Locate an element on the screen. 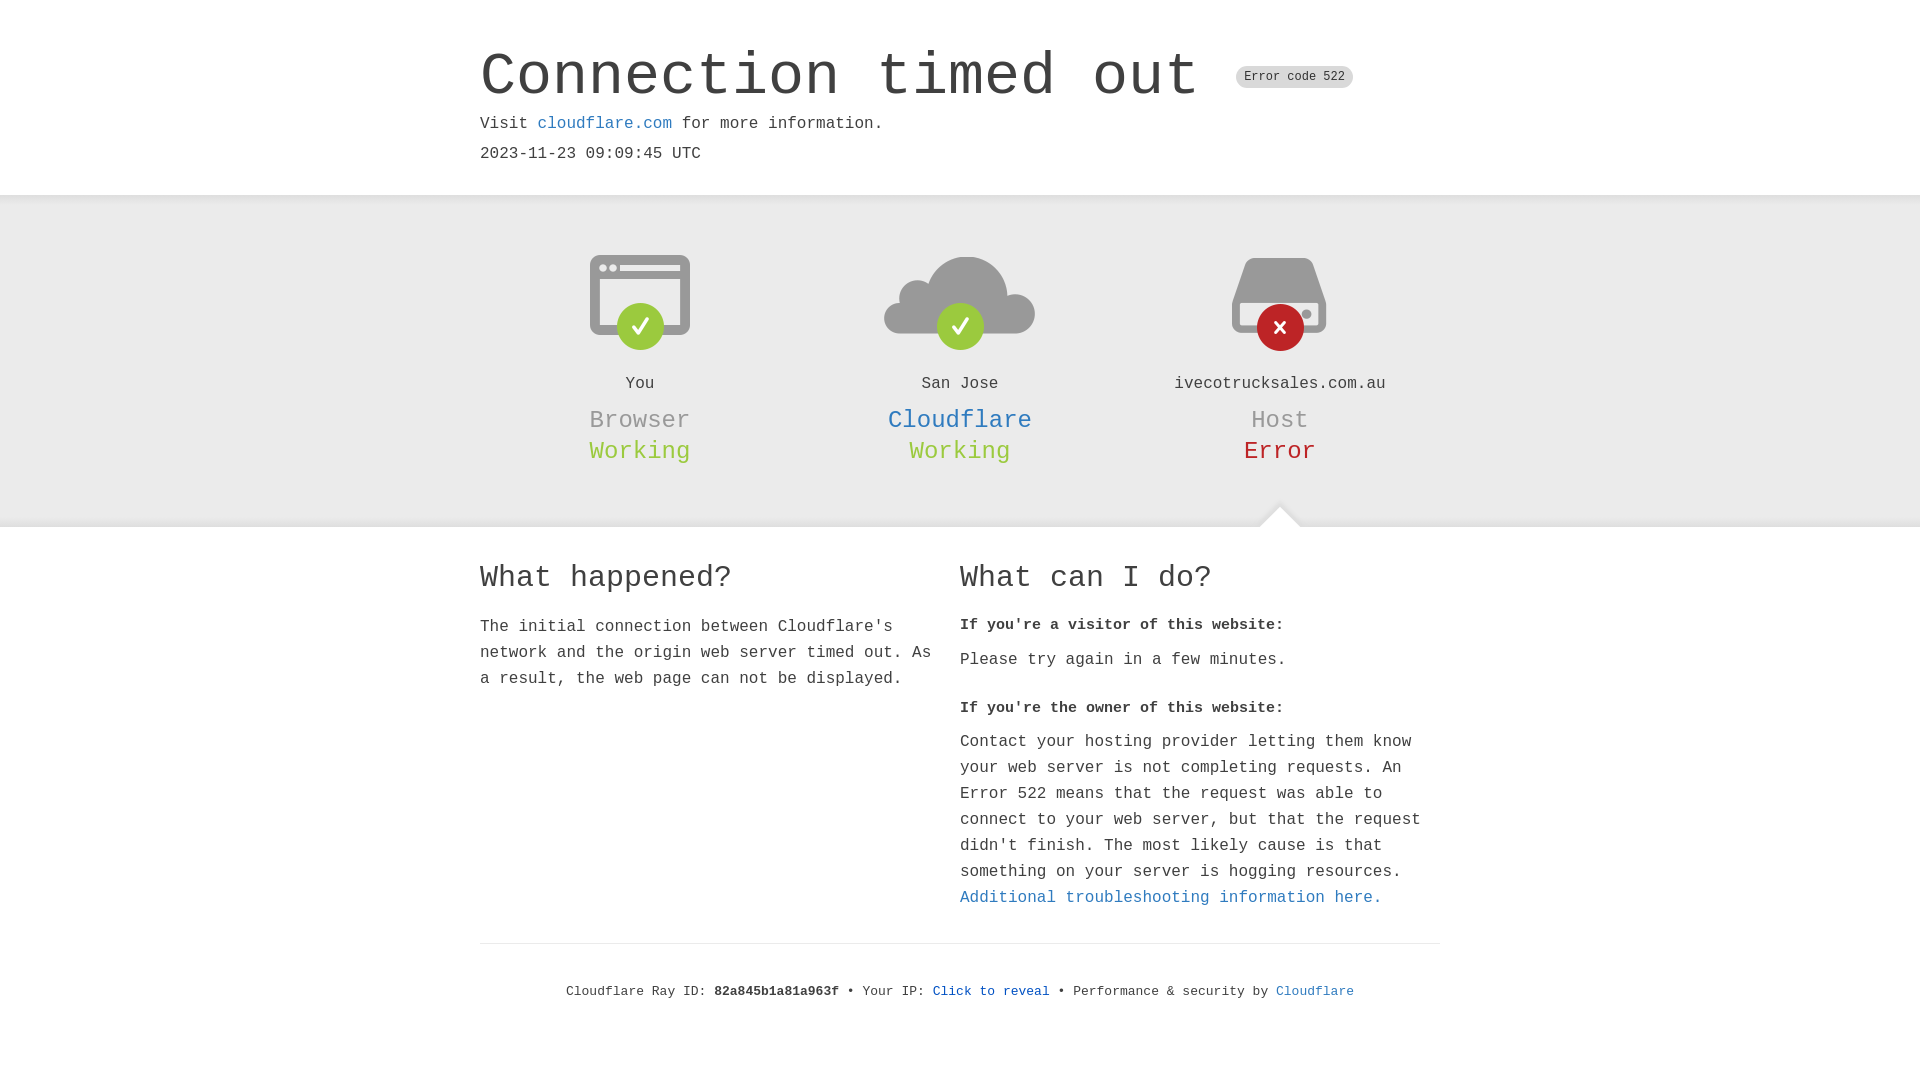  'Cloudflare' is located at coordinates (960, 419).